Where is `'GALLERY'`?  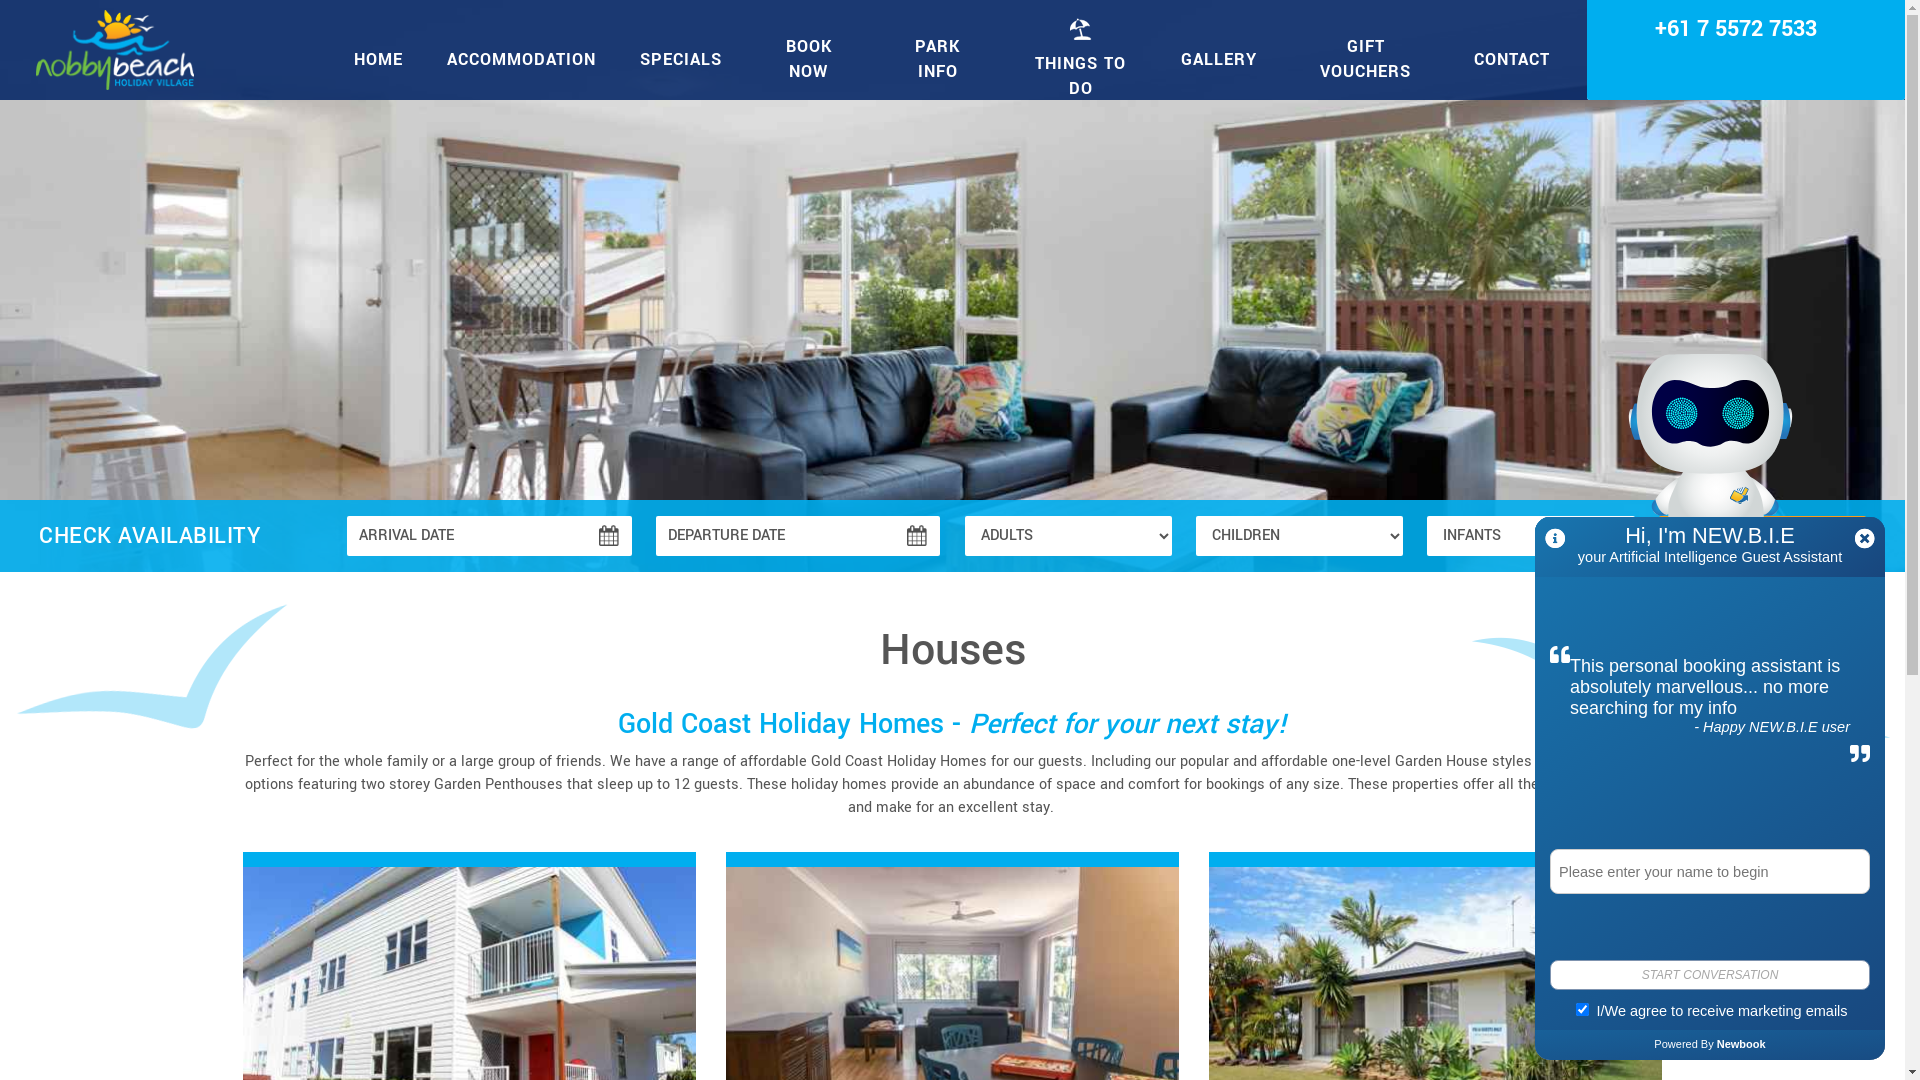 'GALLERY' is located at coordinates (1218, 57).